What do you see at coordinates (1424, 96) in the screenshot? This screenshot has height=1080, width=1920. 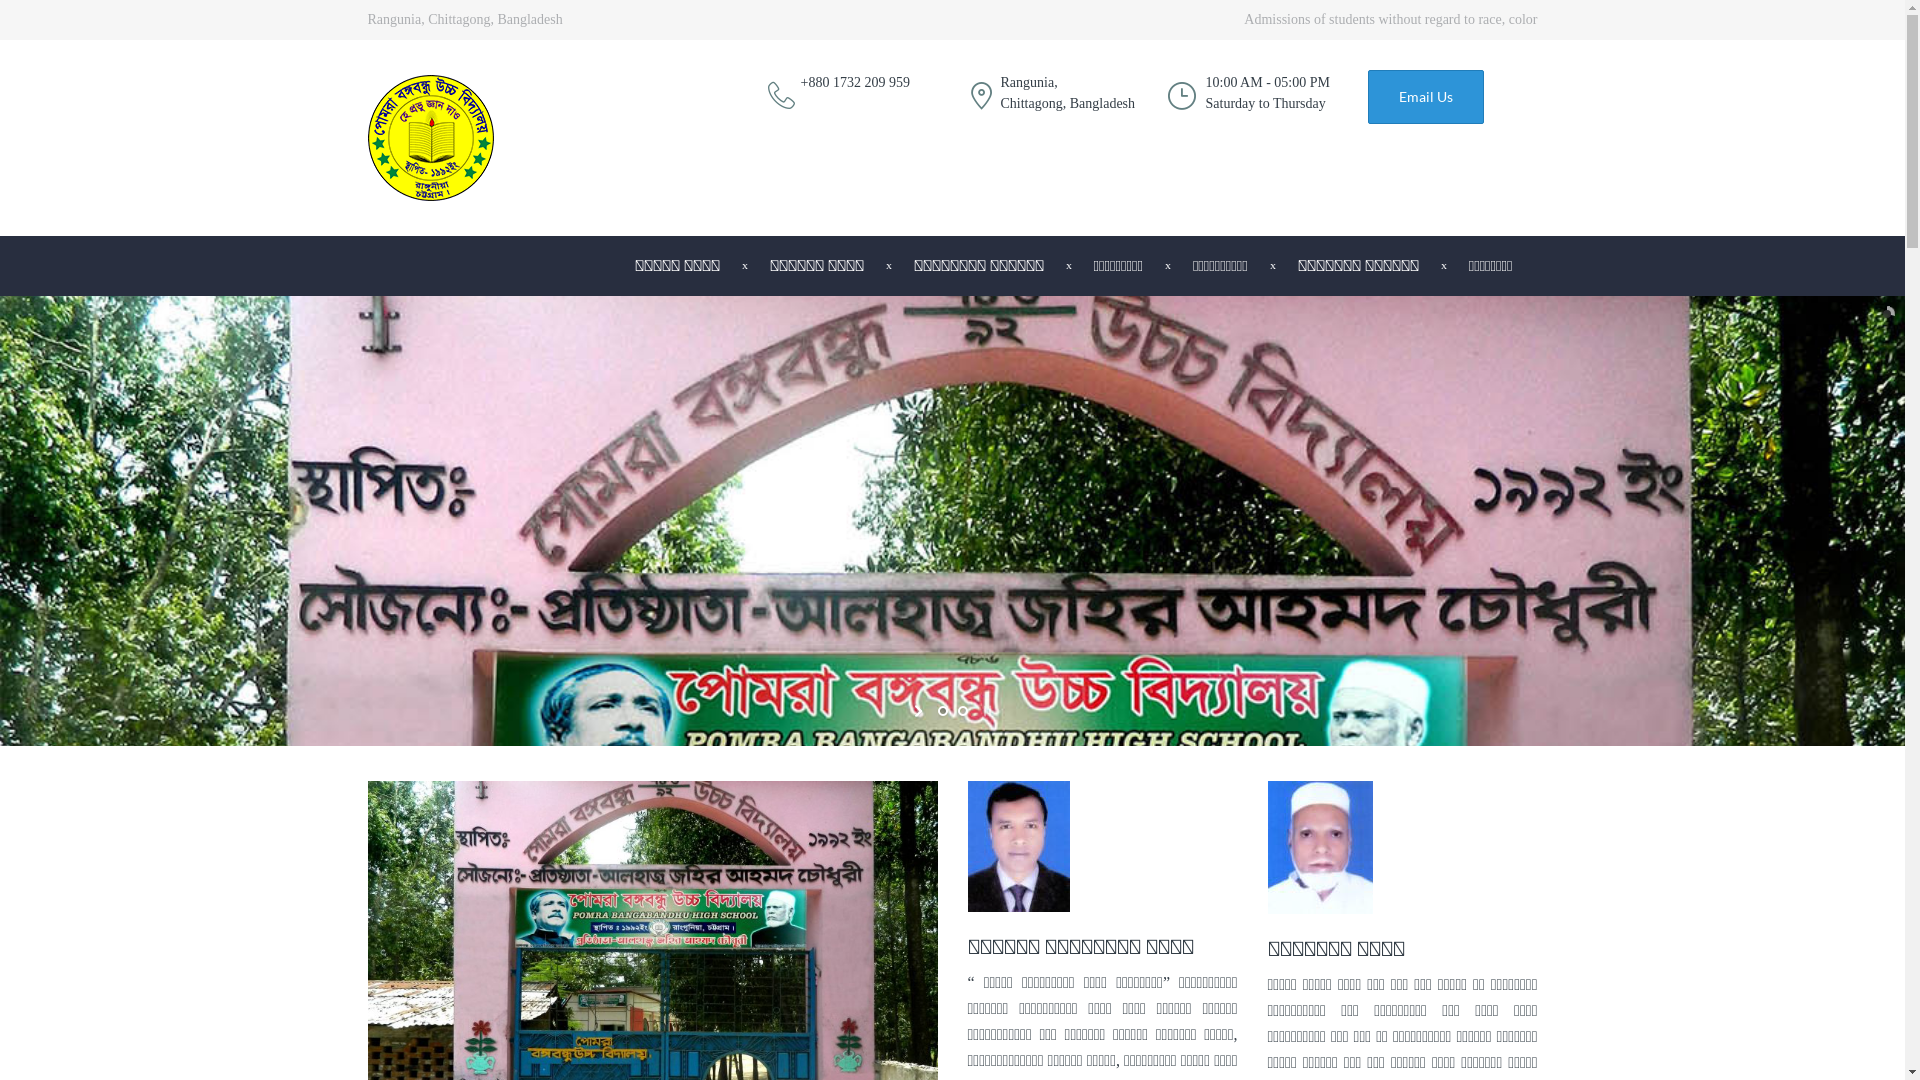 I see `'Email Us'` at bounding box center [1424, 96].